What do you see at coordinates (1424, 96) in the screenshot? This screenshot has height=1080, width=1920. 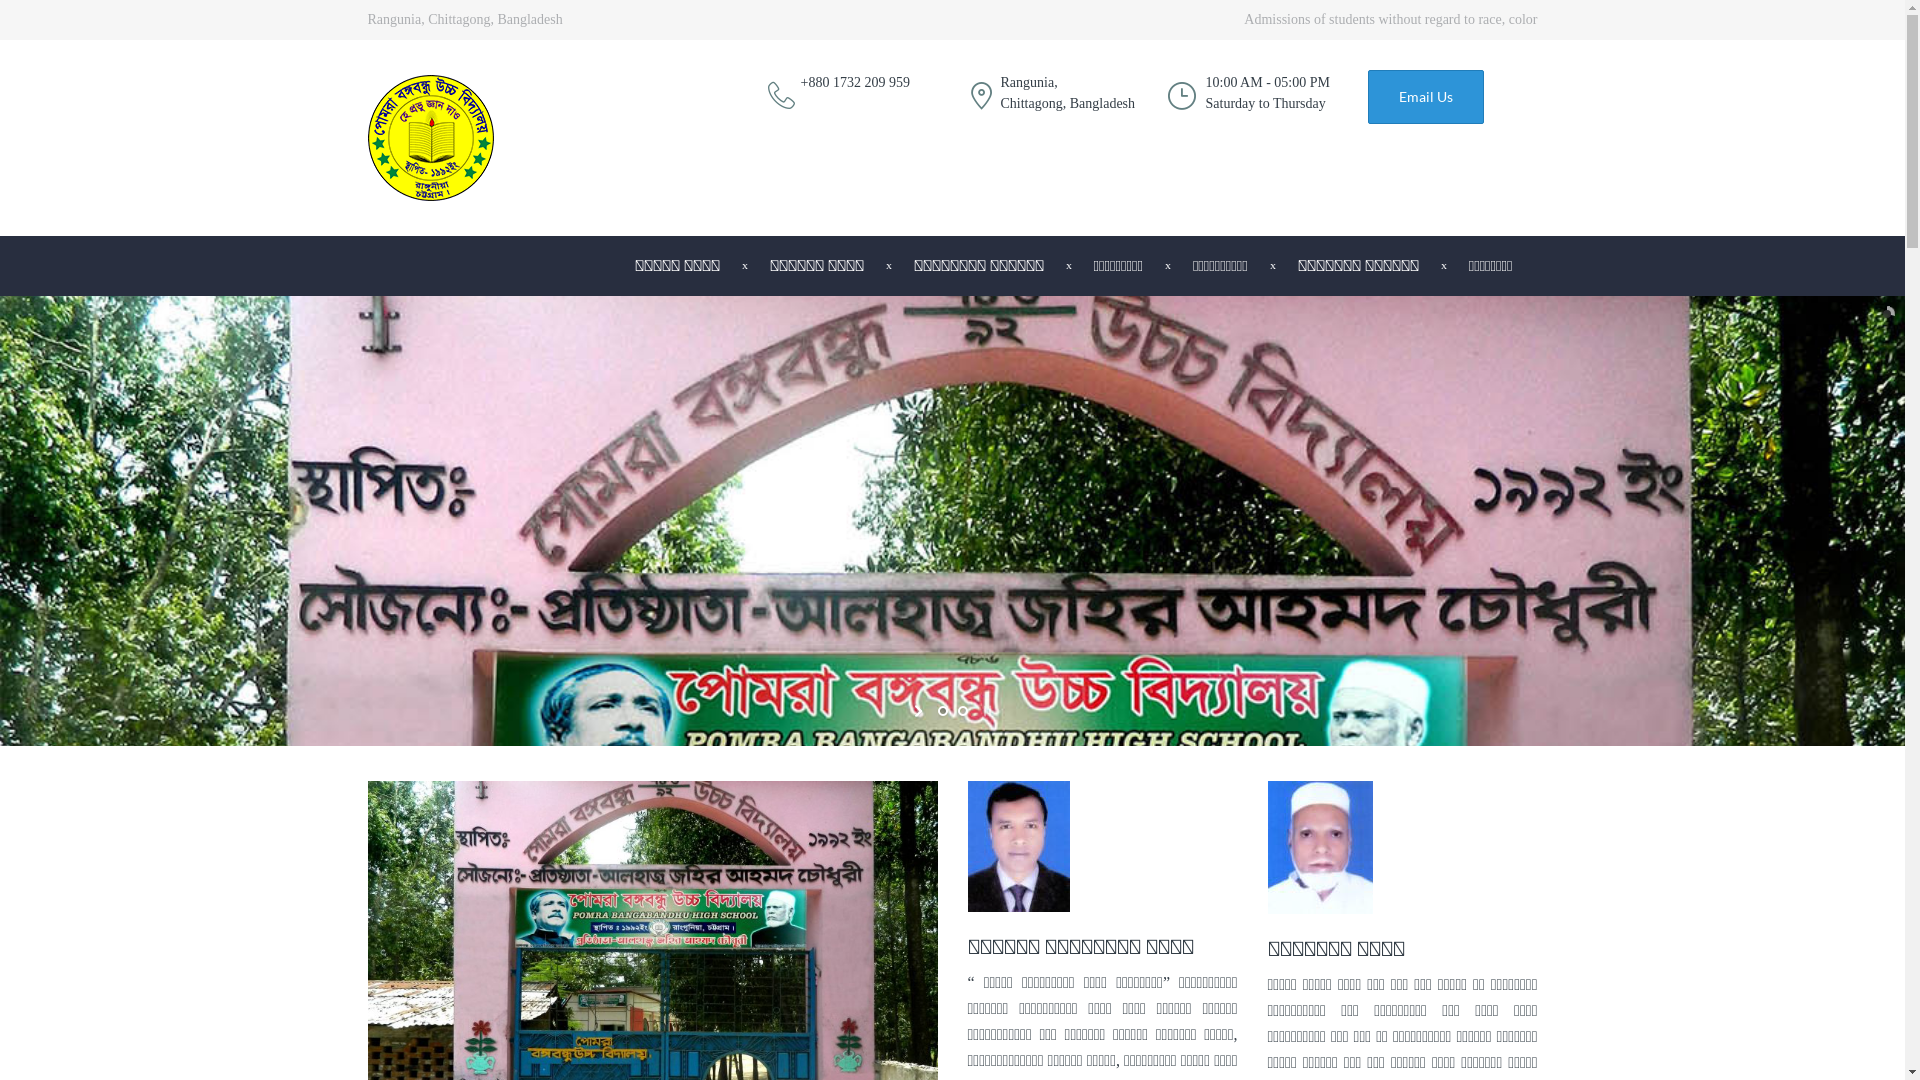 I see `'Email Us'` at bounding box center [1424, 96].